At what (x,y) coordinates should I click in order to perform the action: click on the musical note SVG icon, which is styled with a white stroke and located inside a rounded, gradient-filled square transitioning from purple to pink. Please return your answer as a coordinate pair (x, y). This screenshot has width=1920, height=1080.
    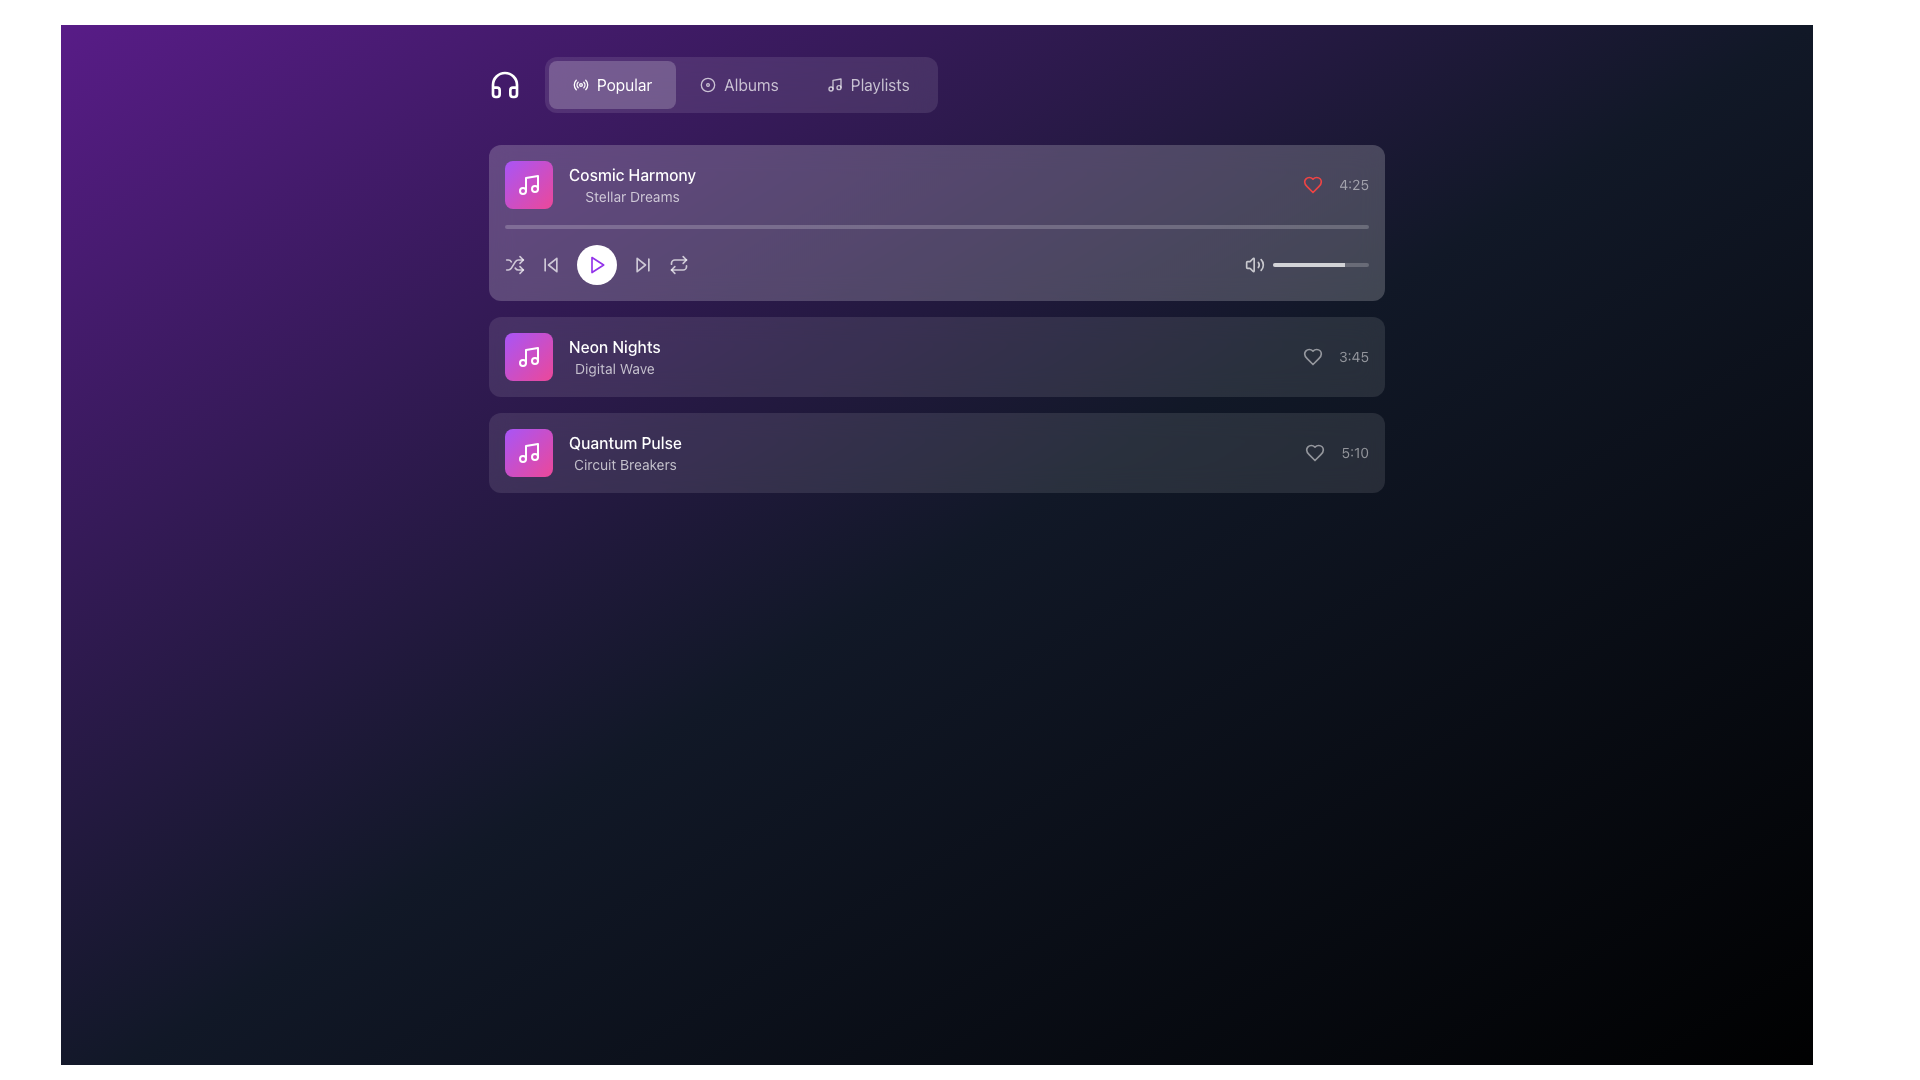
    Looking at the image, I should click on (528, 356).